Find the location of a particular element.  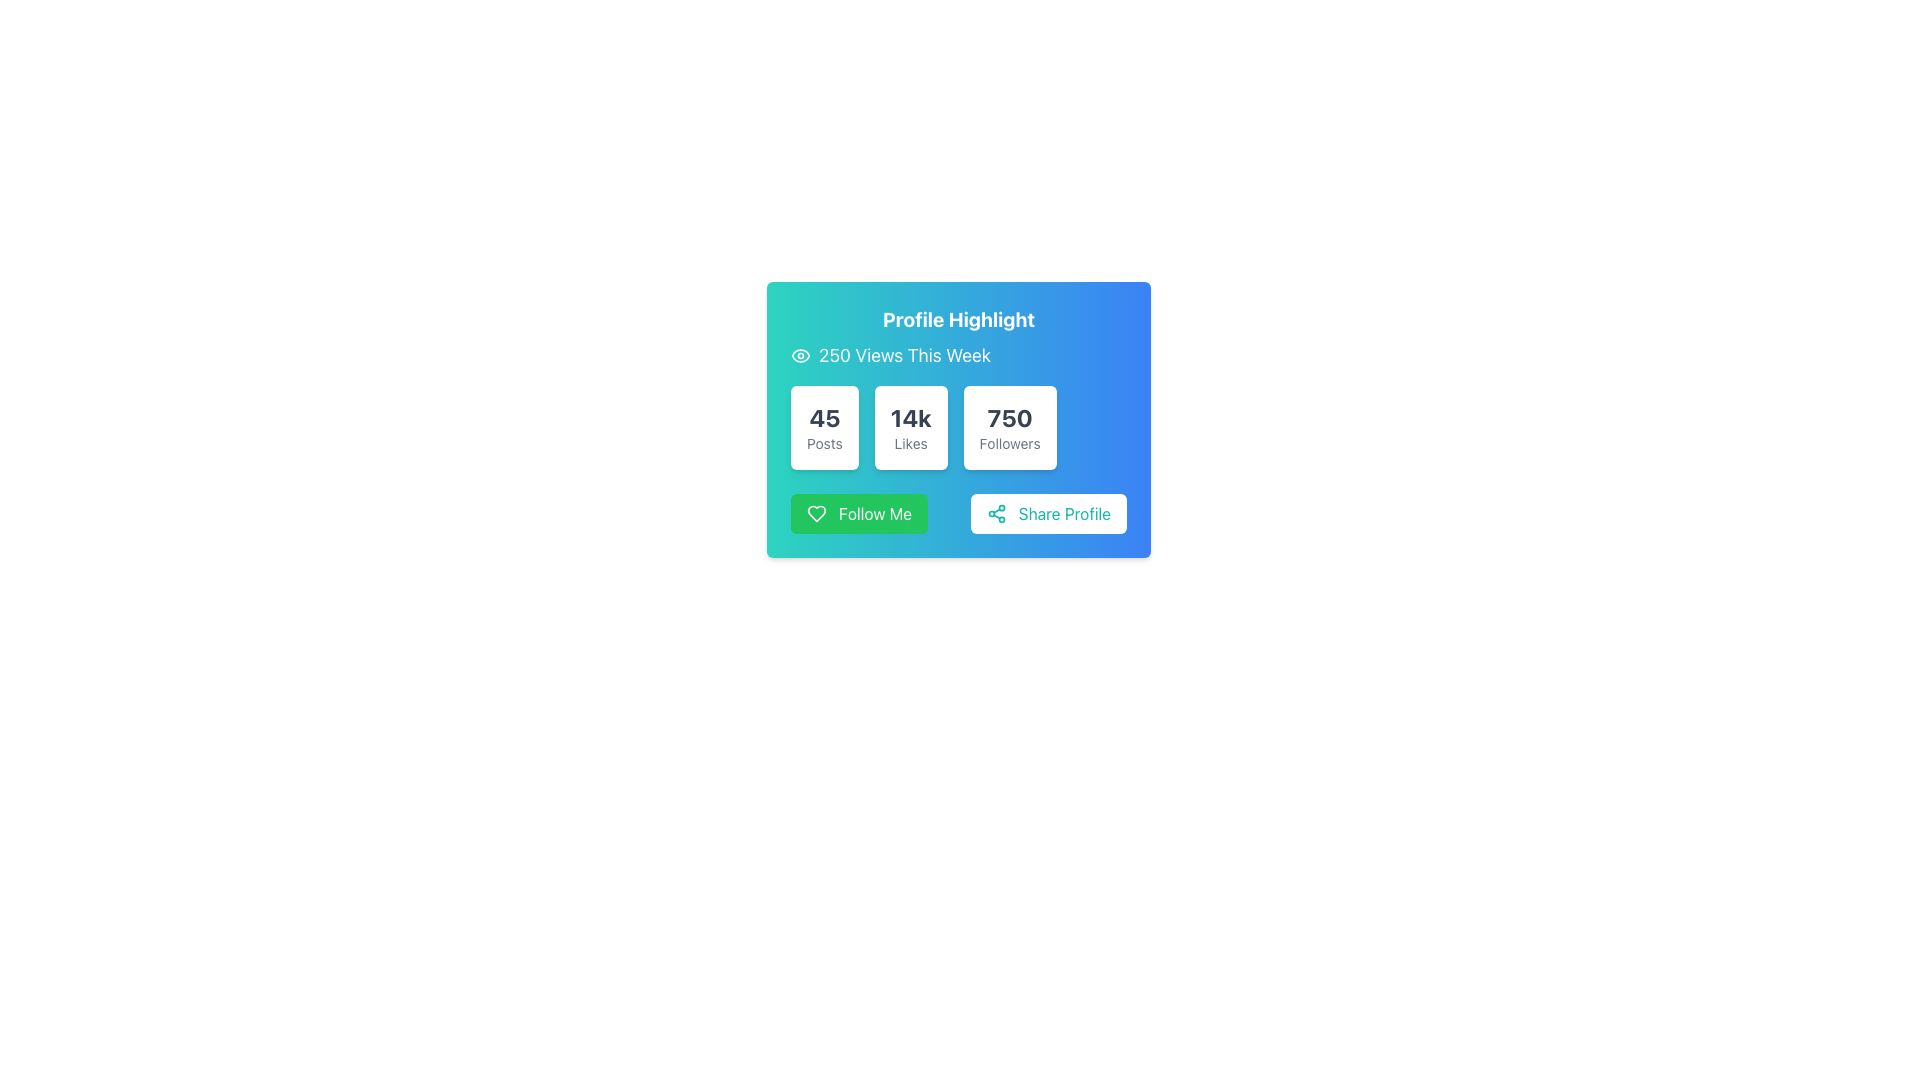

the heart-shaped icon that represents the action of liking or favoriting content, located near the left side of the 'Follow Me' button is located at coordinates (816, 512).